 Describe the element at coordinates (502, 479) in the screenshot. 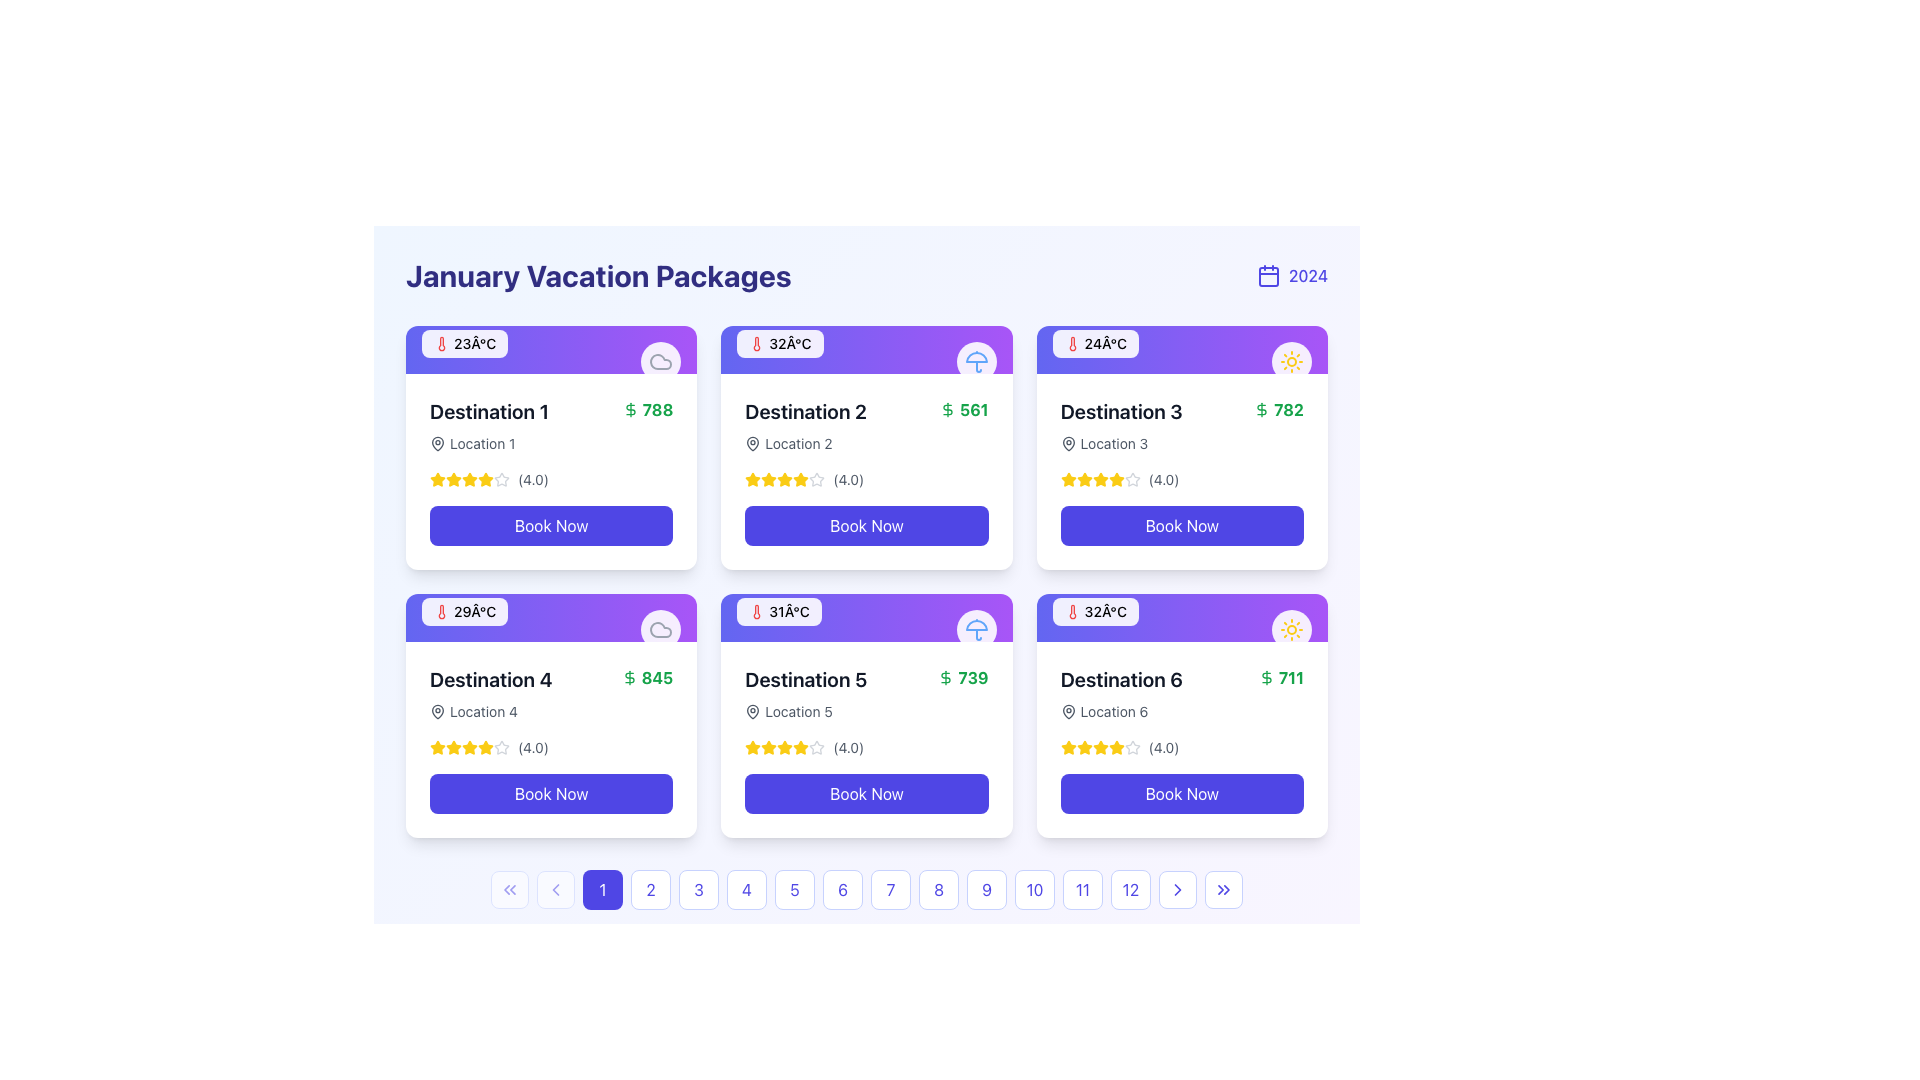

I see `the fifth non-selected rating star icon for the item 'Destination 1'` at that location.